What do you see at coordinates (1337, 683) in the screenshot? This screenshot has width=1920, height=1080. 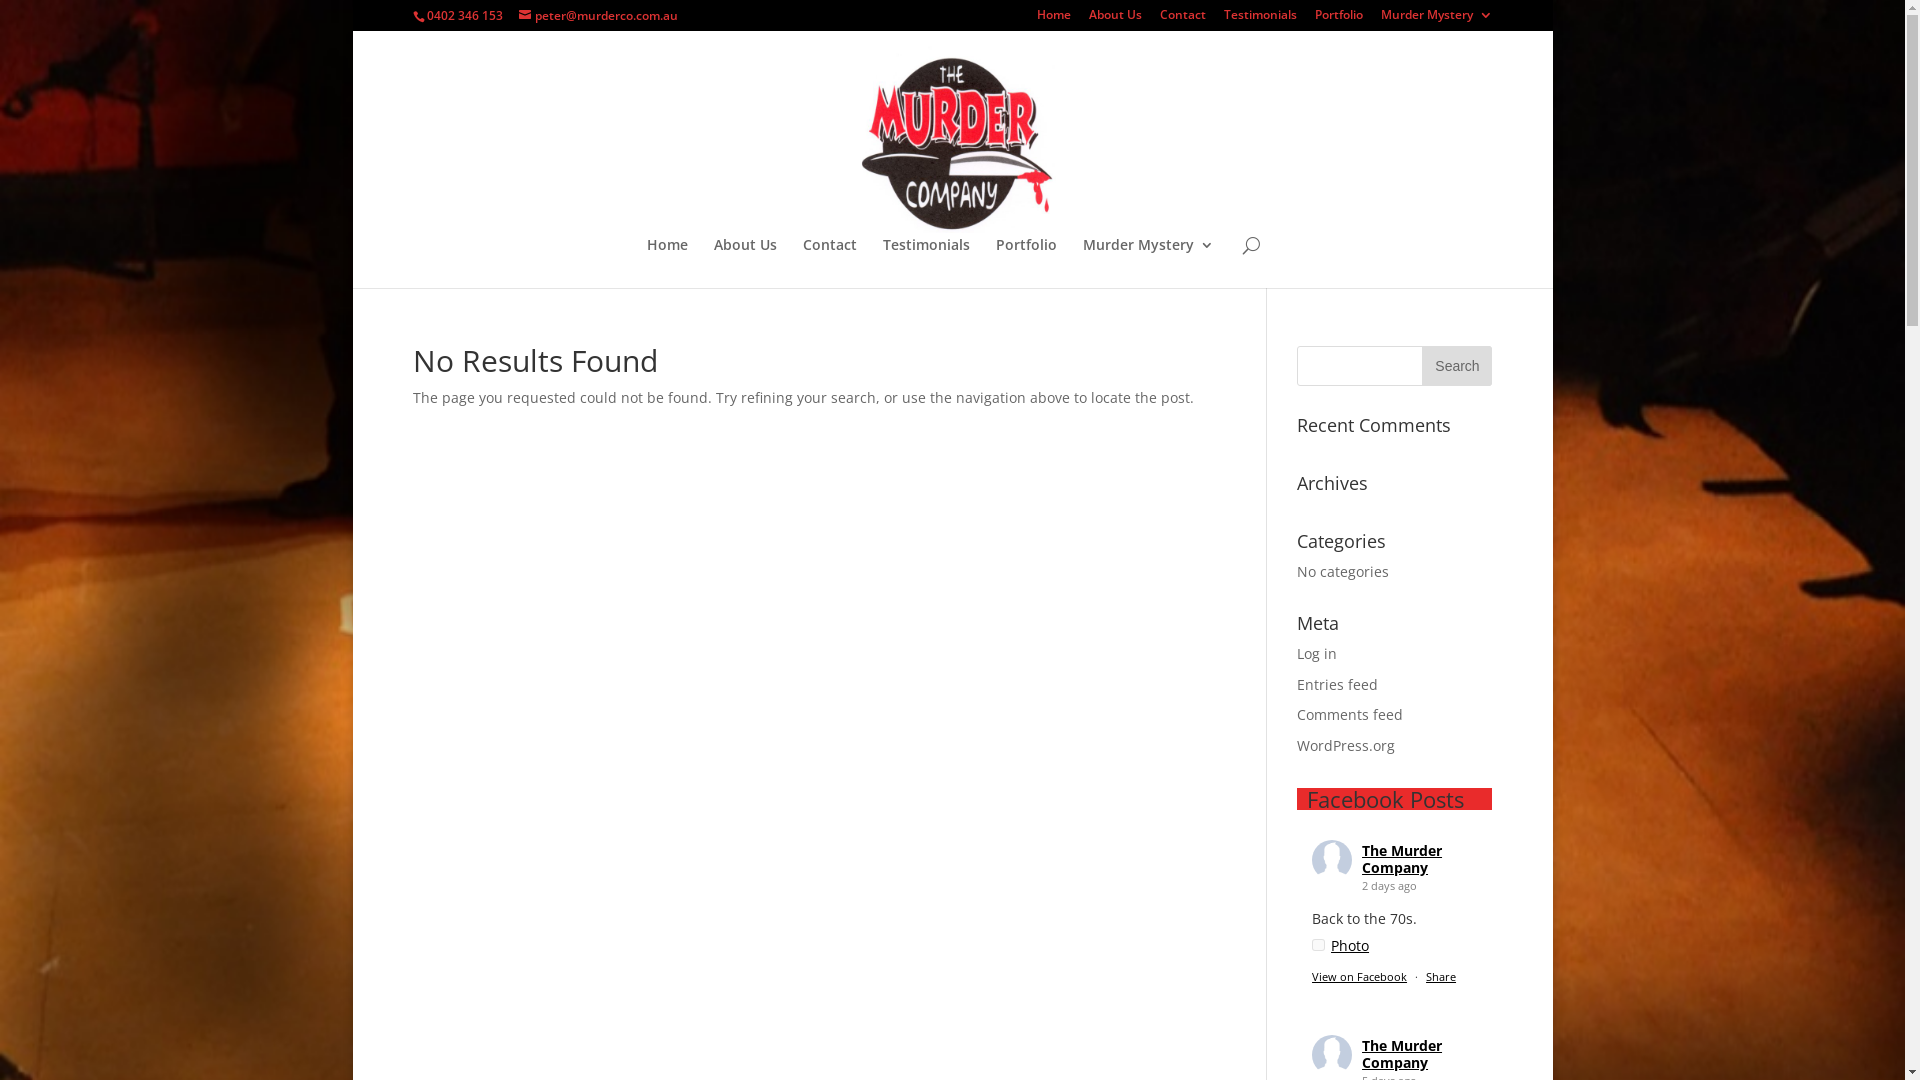 I see `'Entries feed'` at bounding box center [1337, 683].